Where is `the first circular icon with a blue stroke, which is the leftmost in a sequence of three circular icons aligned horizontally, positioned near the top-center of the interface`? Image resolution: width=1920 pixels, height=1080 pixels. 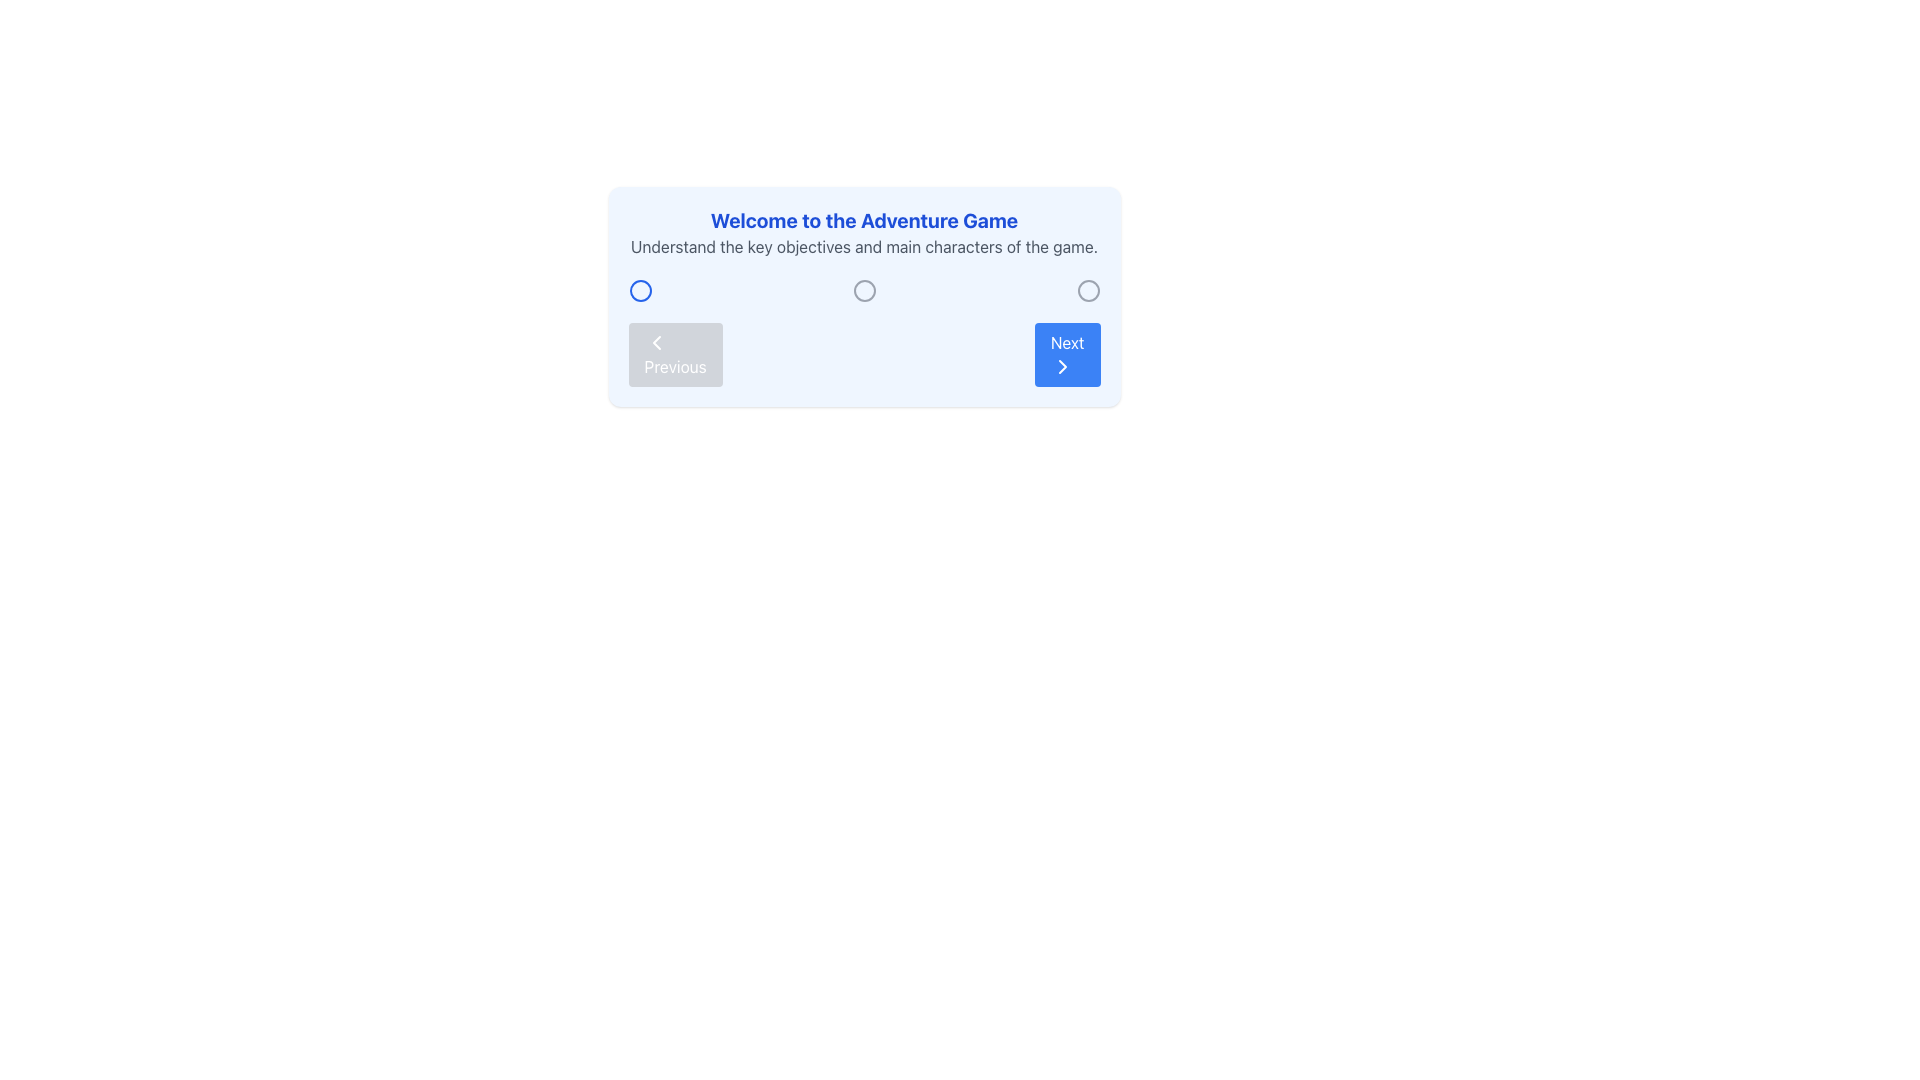 the first circular icon with a blue stroke, which is the leftmost in a sequence of three circular icons aligned horizontally, positioned near the top-center of the interface is located at coordinates (640, 290).